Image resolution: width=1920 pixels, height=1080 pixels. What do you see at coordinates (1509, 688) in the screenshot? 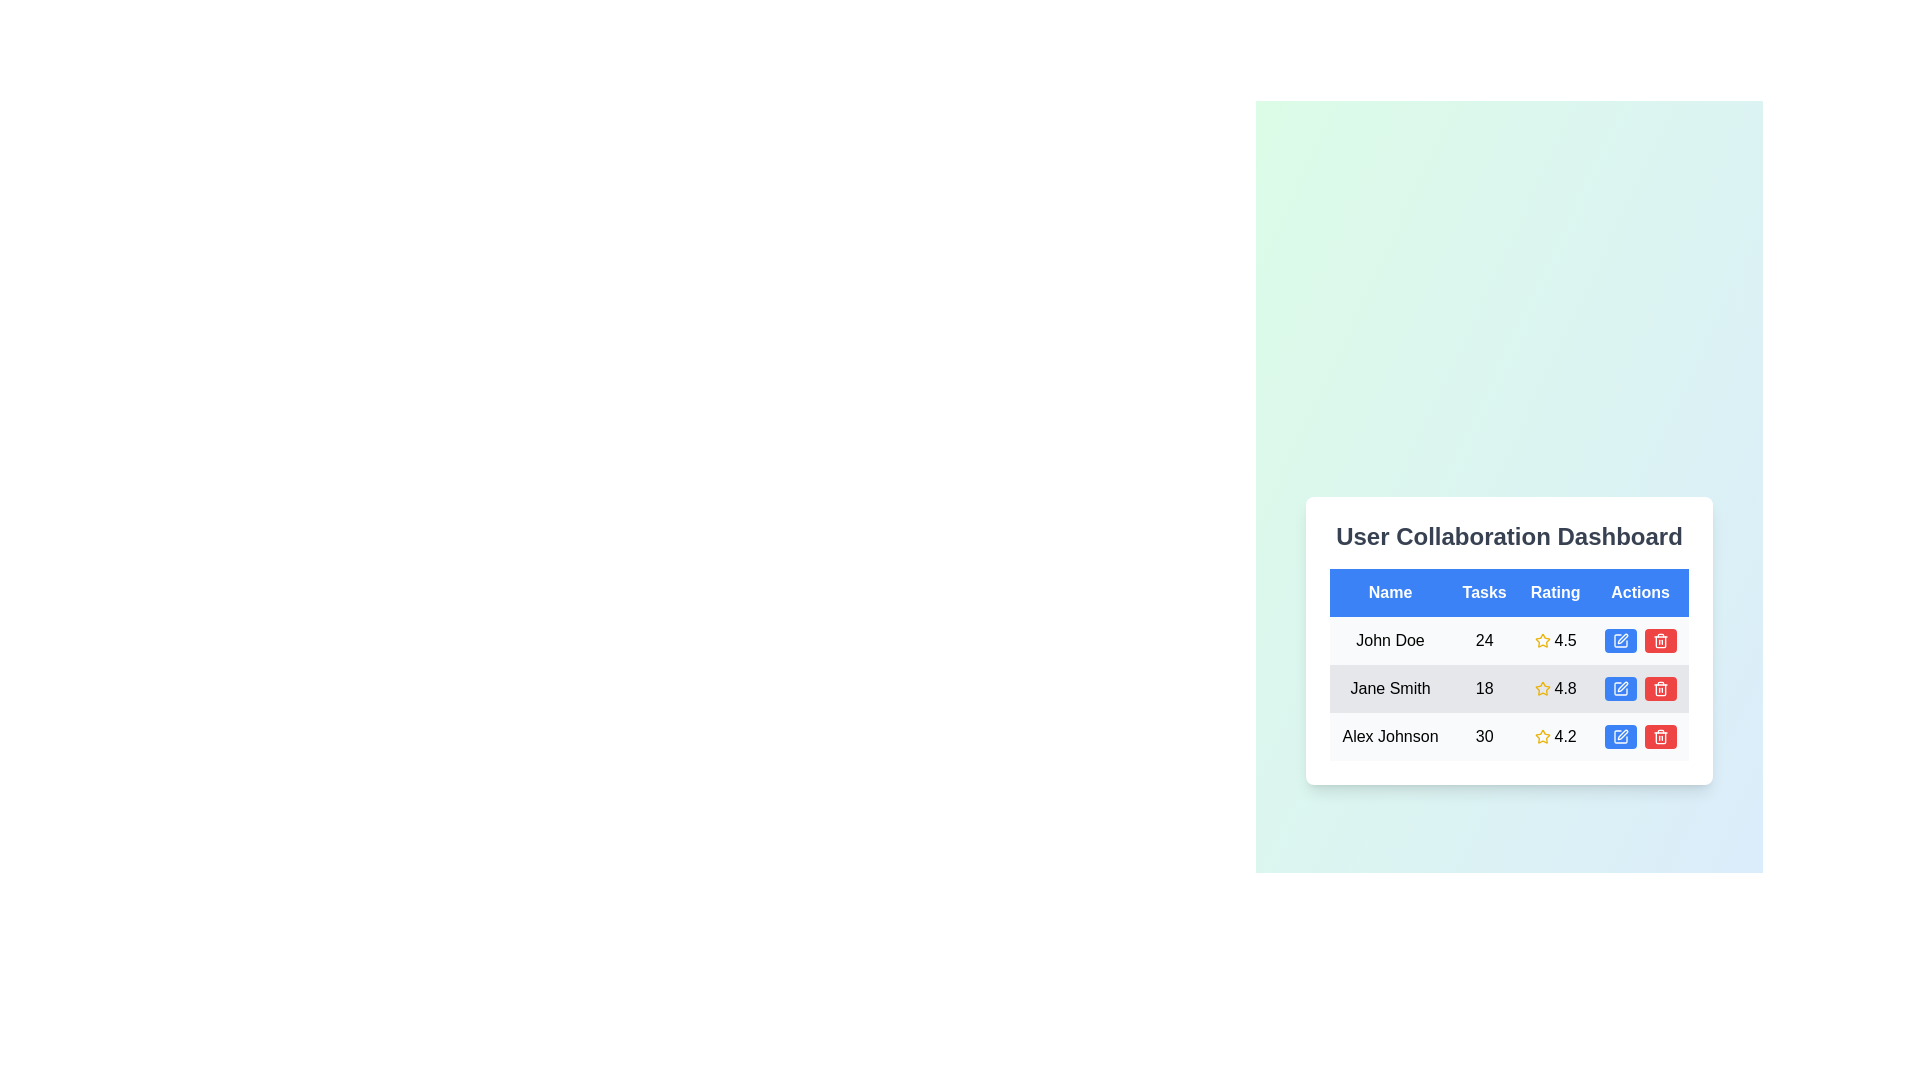
I see `the name 'Jane Smith' in the second row of the 'User Collaboration Dashboard' table` at bounding box center [1509, 688].